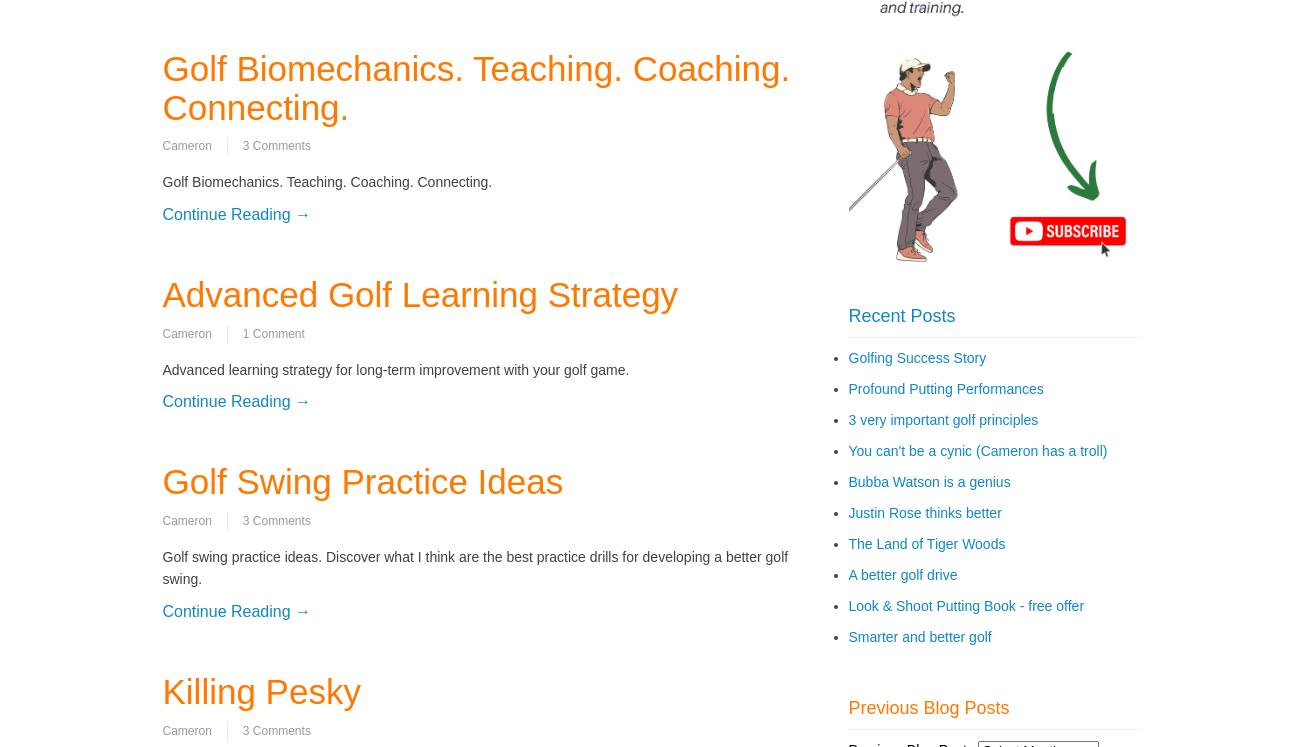 The image size is (1300, 747). Describe the element at coordinates (260, 691) in the screenshot. I see `'Killing Pesky'` at that location.